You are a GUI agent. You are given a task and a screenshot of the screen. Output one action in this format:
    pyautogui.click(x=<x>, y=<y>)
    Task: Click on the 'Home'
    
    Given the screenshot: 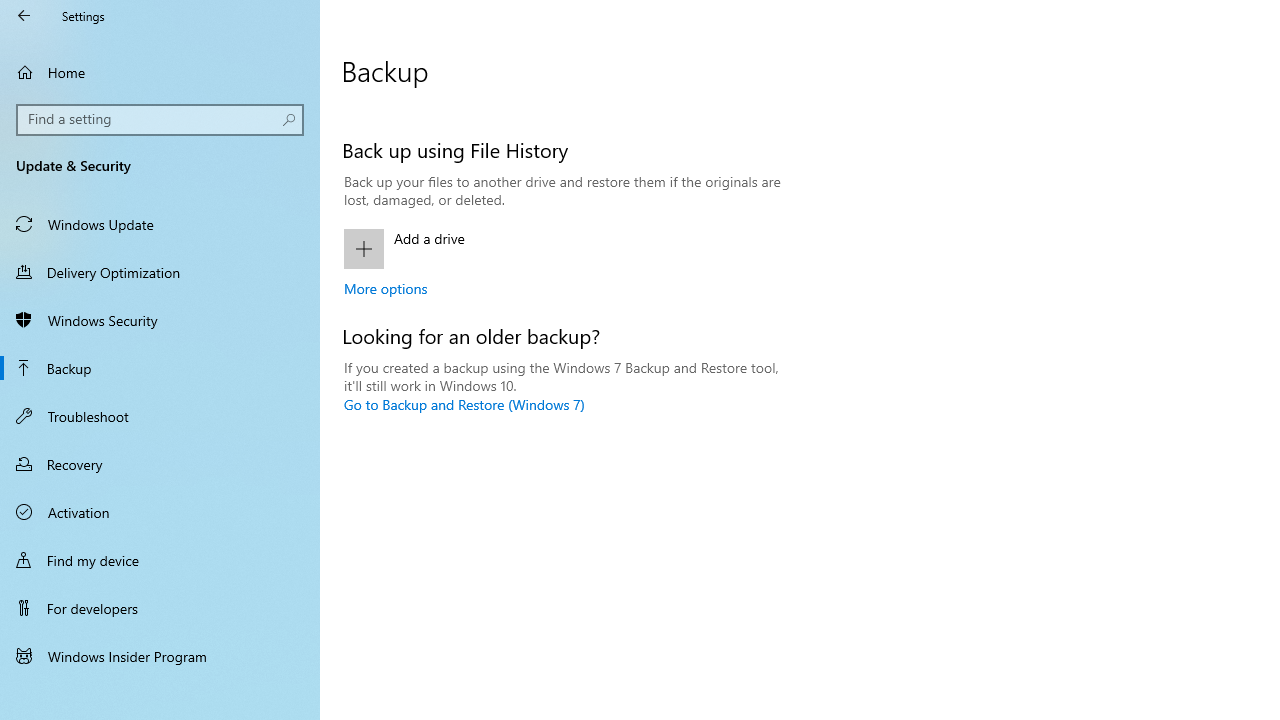 What is the action you would take?
    pyautogui.click(x=160, y=71)
    